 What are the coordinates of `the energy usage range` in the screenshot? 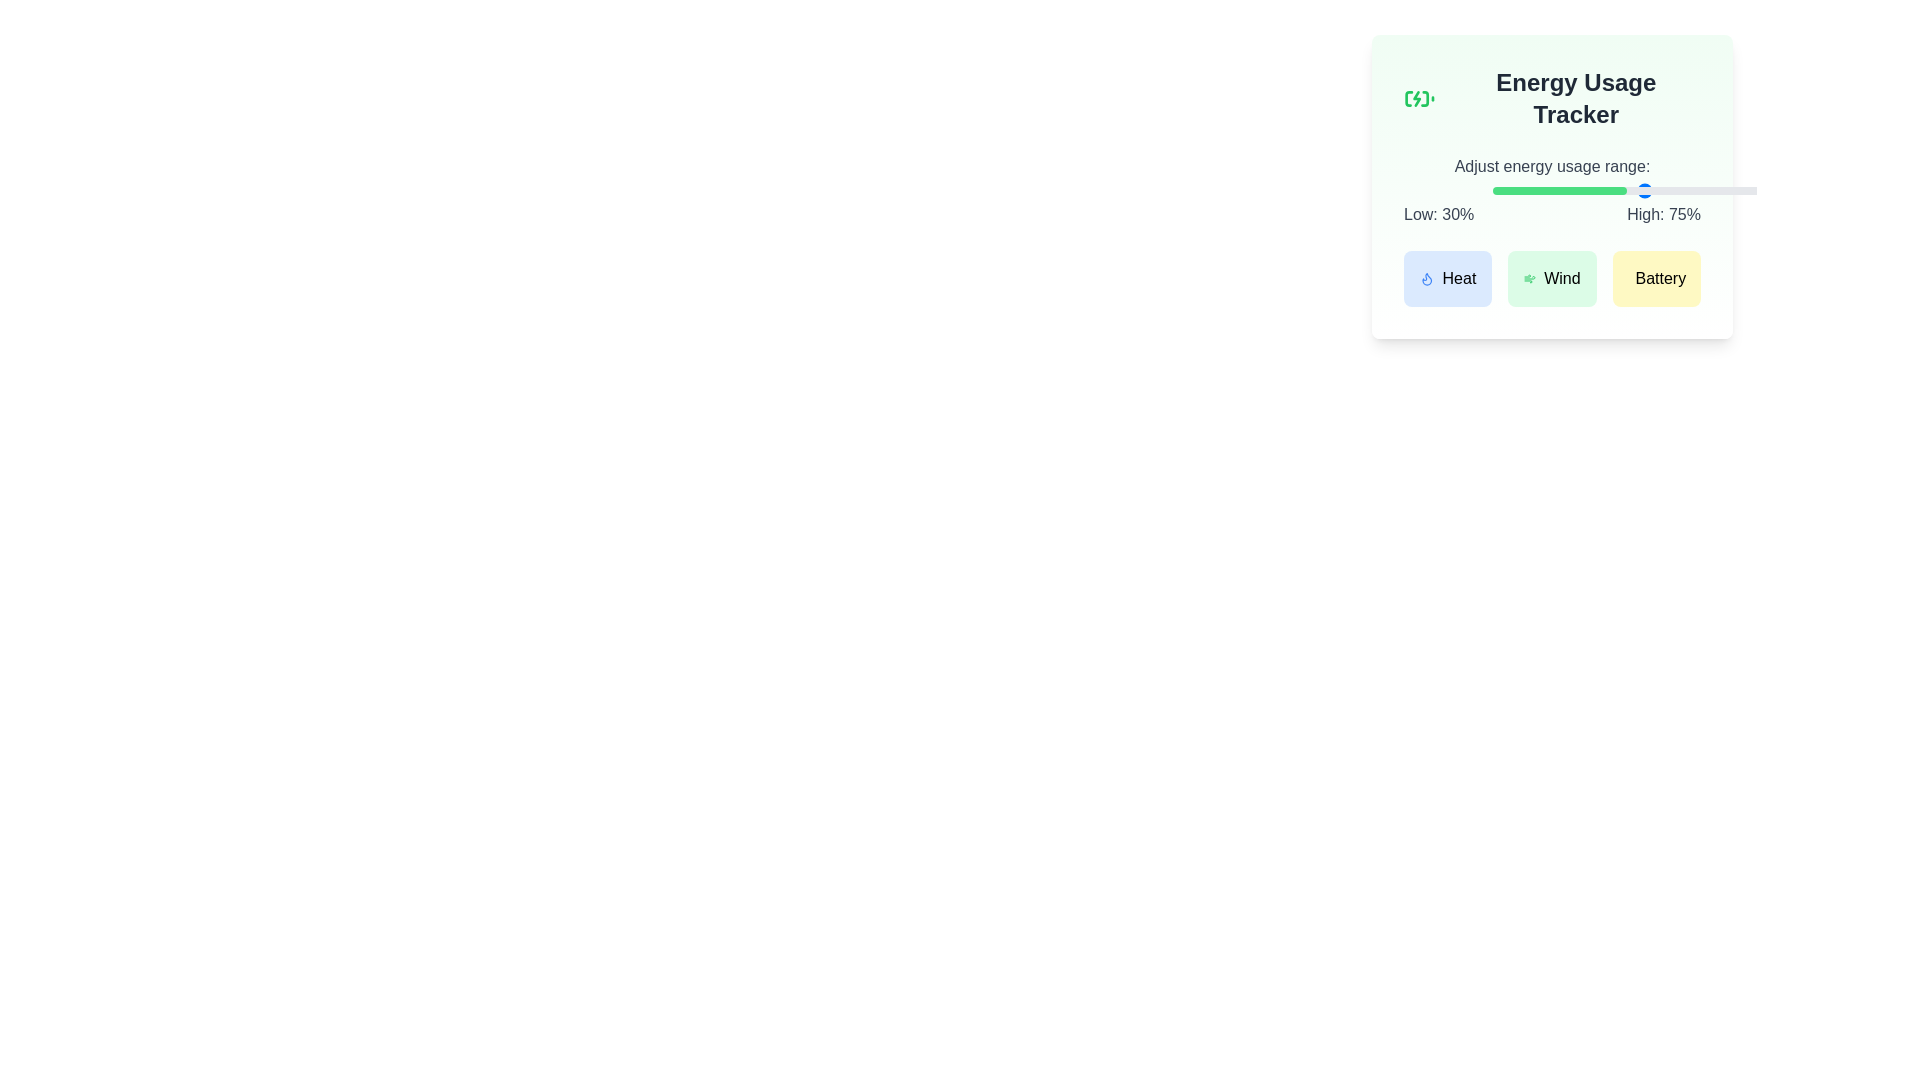 It's located at (1795, 191).